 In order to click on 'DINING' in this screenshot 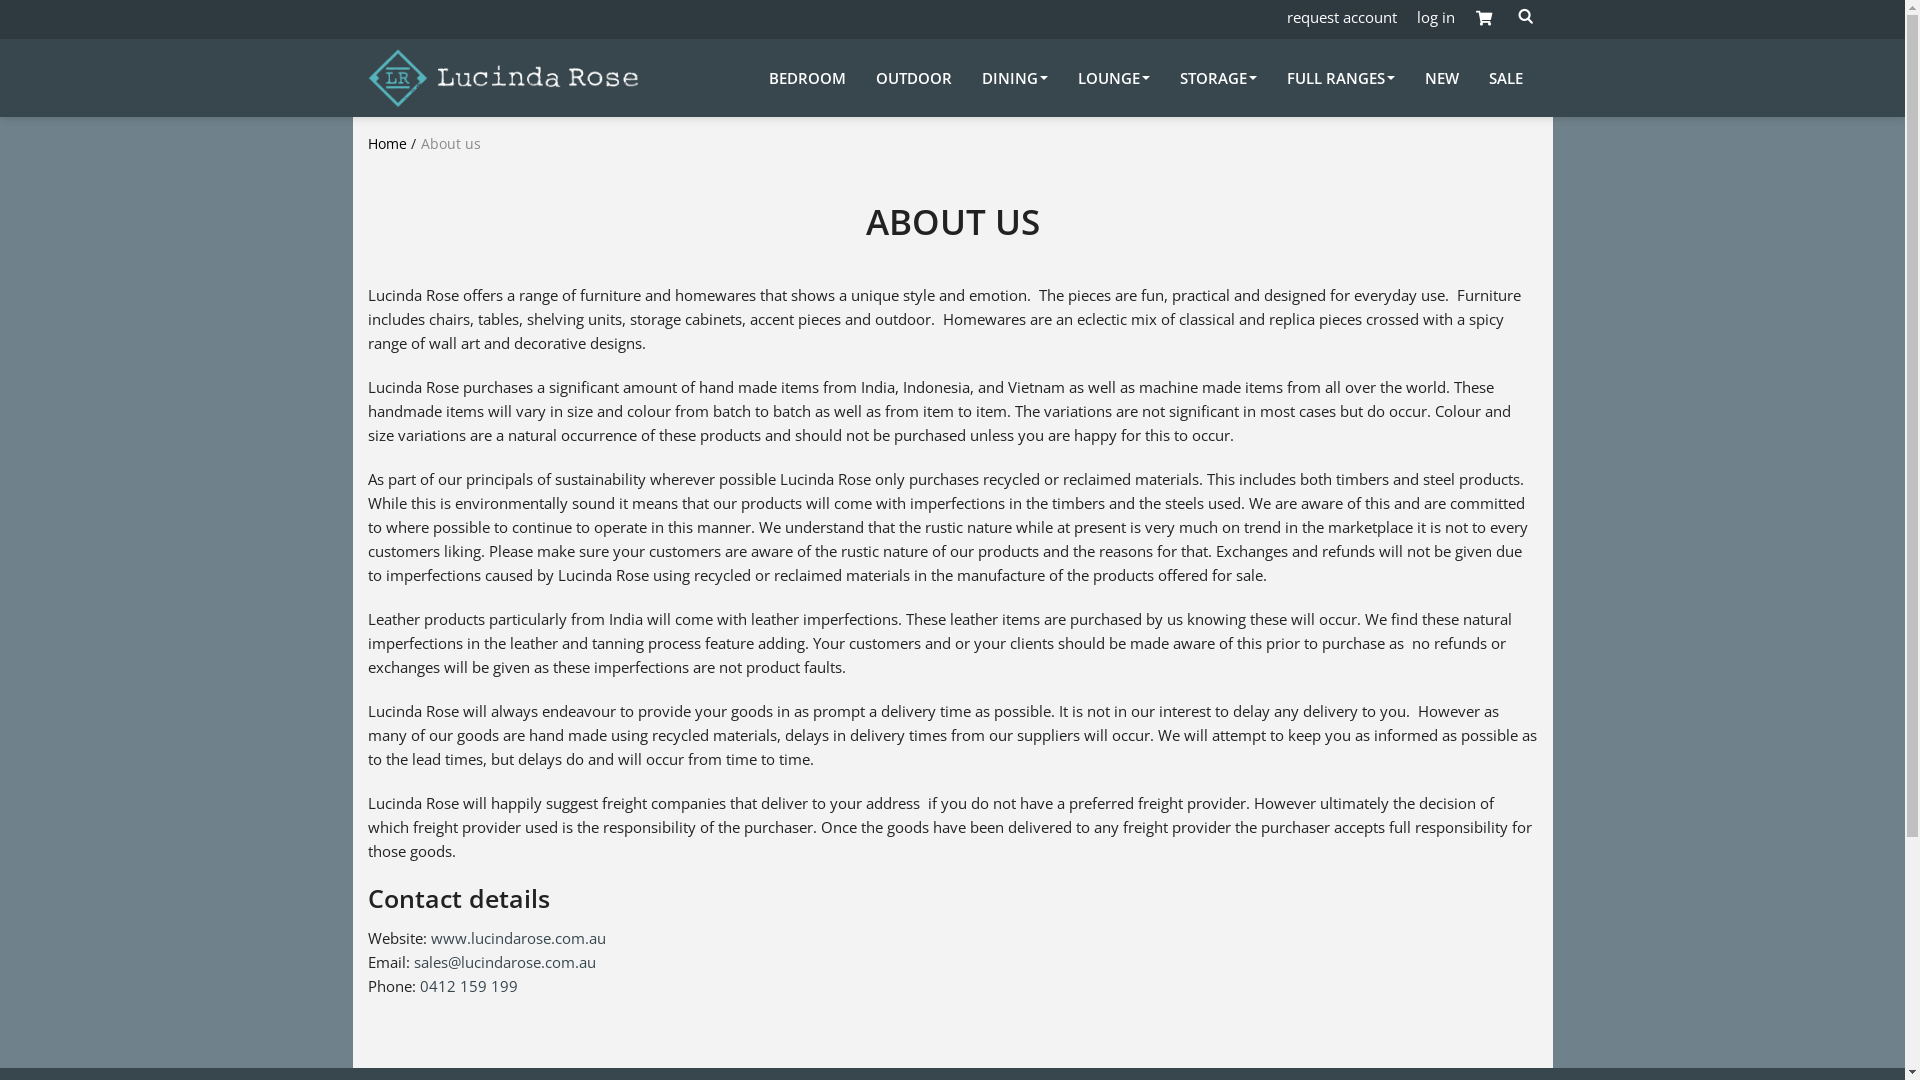, I will do `click(1014, 76)`.